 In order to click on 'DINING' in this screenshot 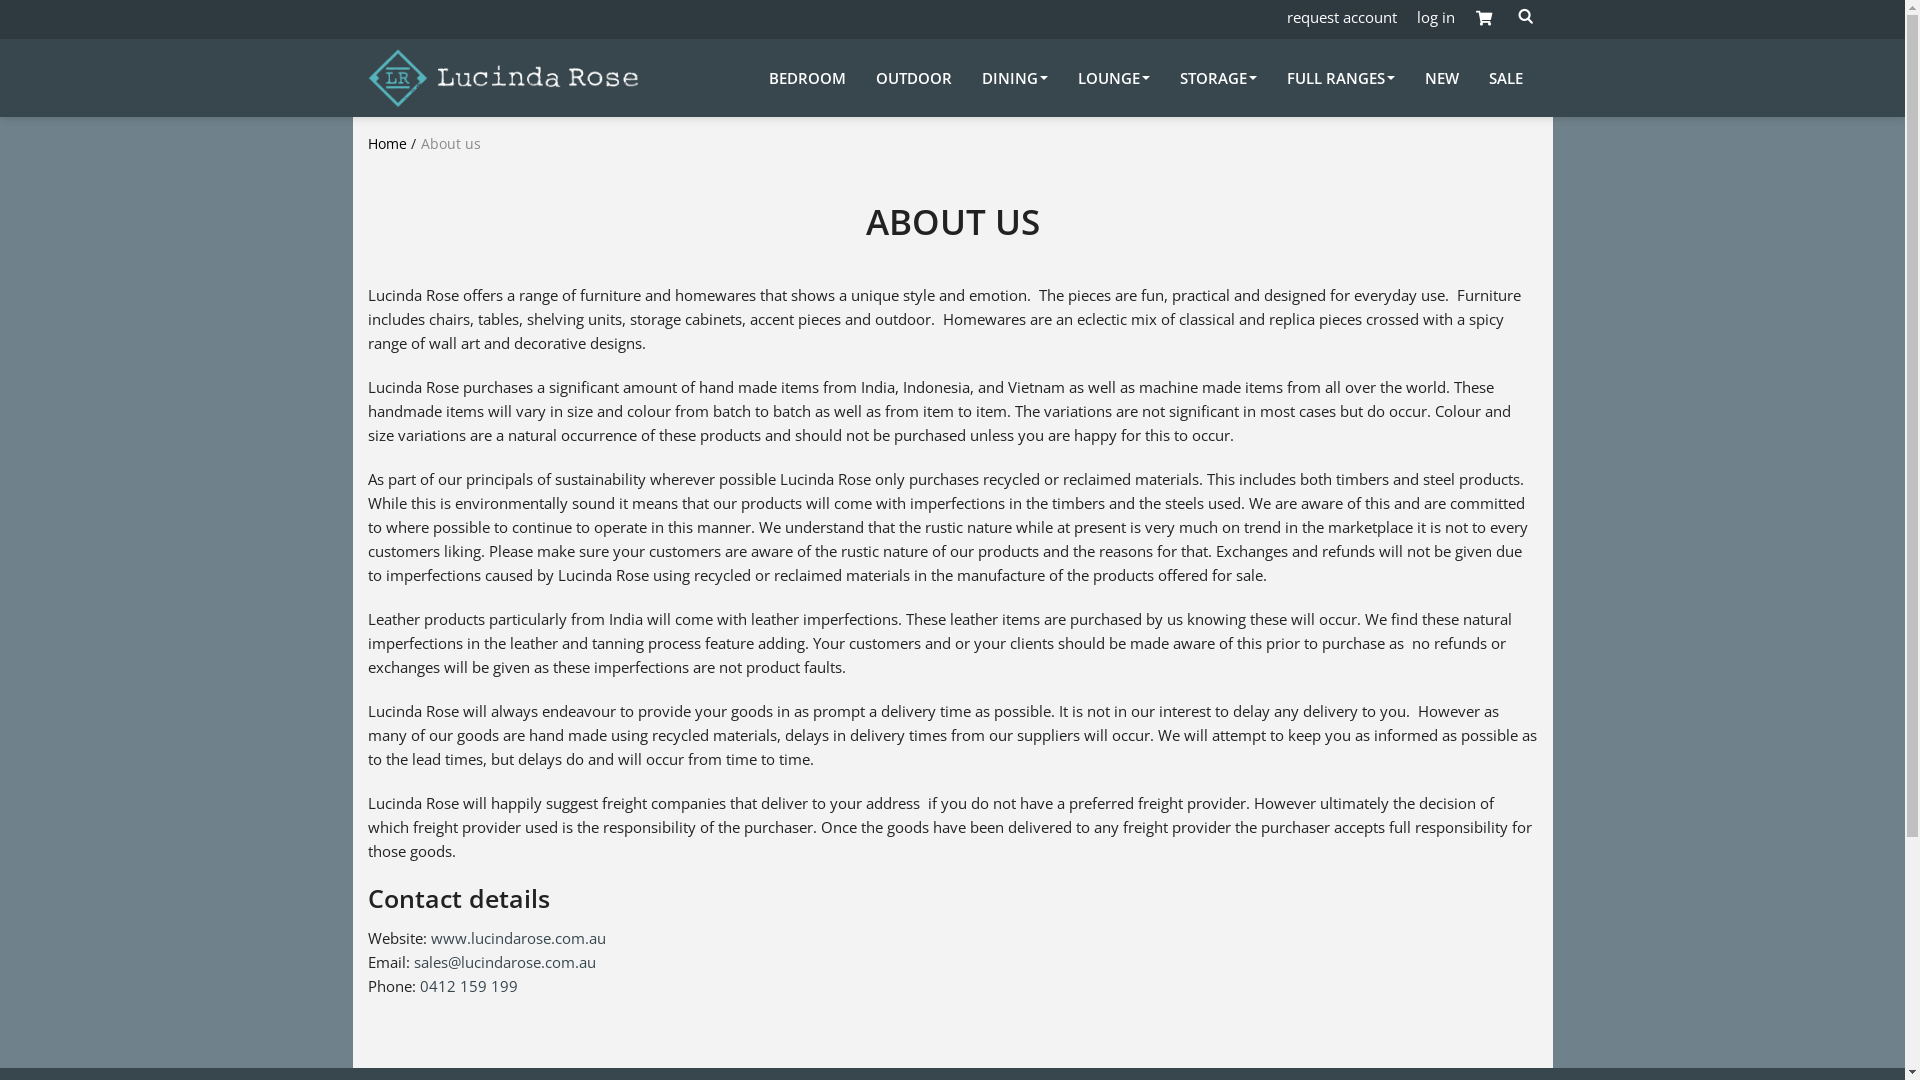, I will do `click(1014, 76)`.